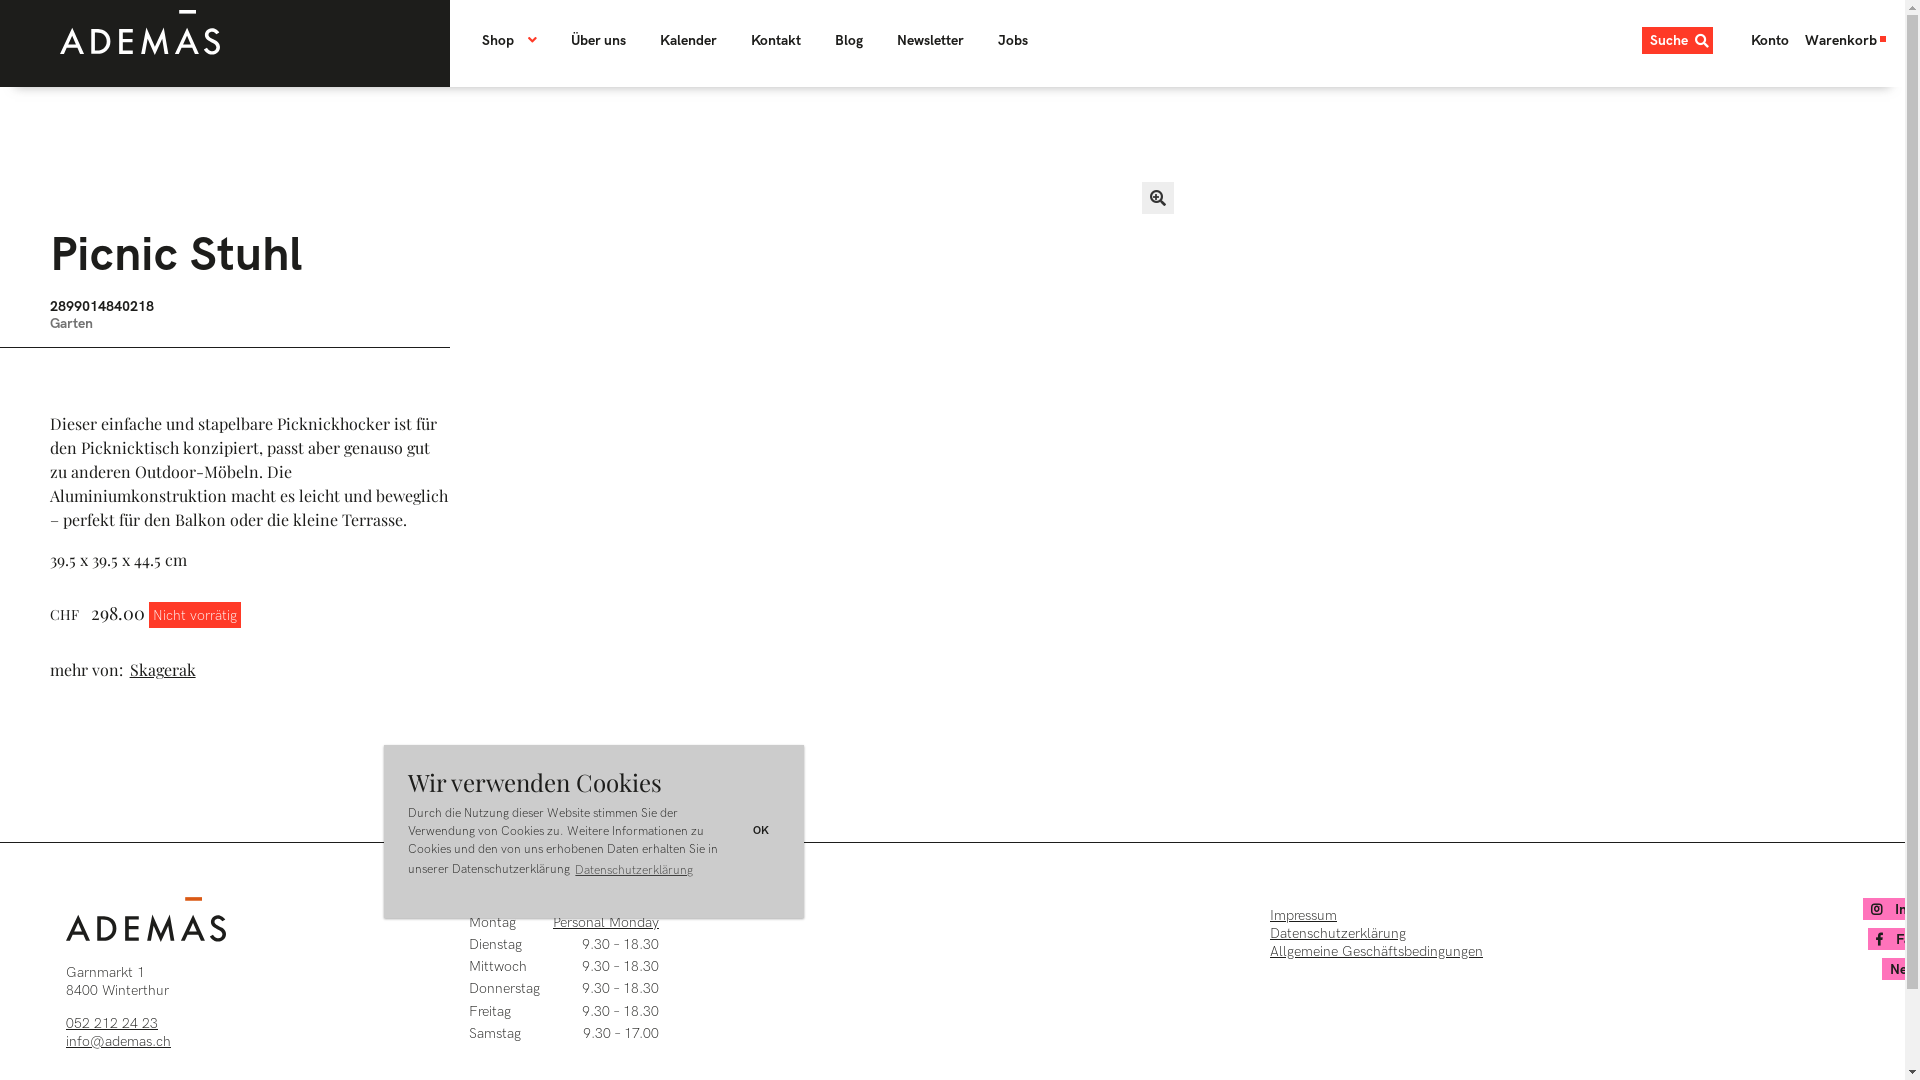 The height and width of the screenshot is (1080, 1920). Describe the element at coordinates (849, 40) in the screenshot. I see `'Blog'` at that location.